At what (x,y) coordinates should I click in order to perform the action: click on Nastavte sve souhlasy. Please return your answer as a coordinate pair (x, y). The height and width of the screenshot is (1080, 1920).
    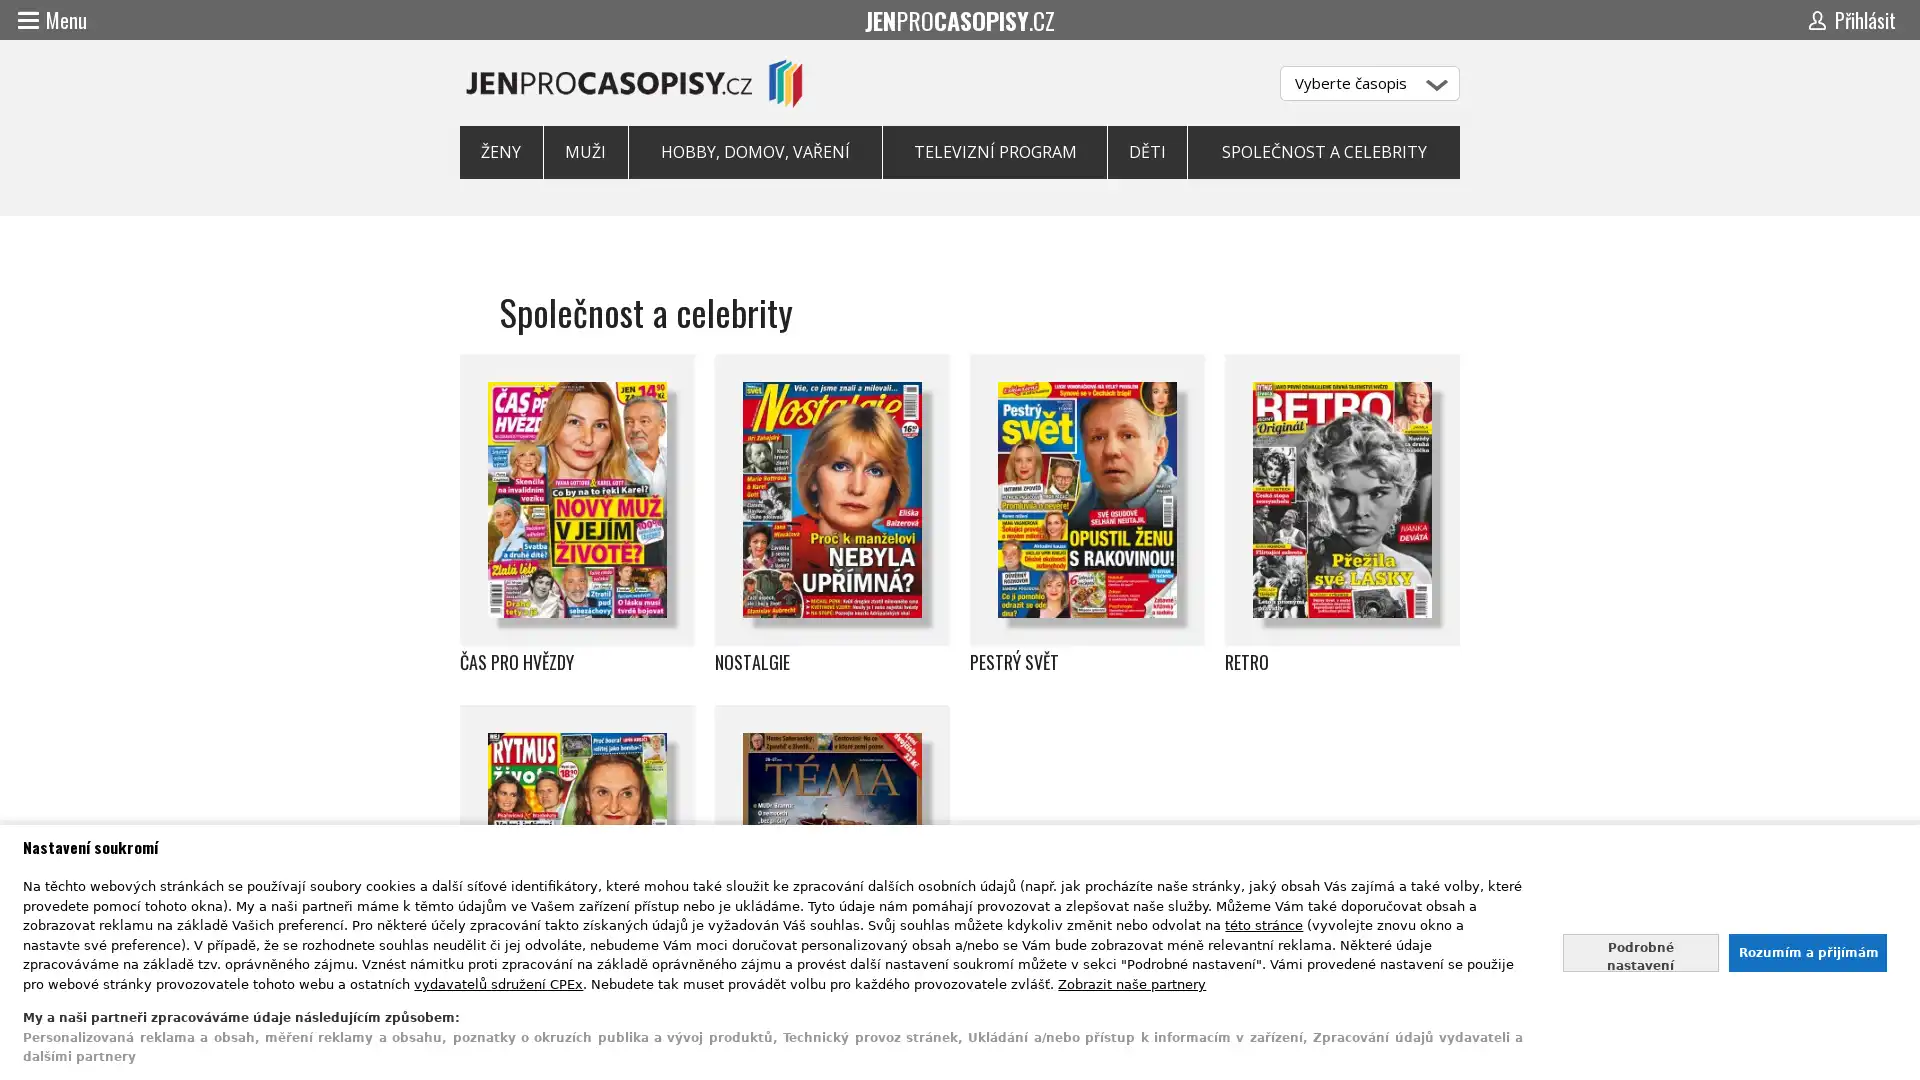
    Looking at the image, I should click on (1640, 951).